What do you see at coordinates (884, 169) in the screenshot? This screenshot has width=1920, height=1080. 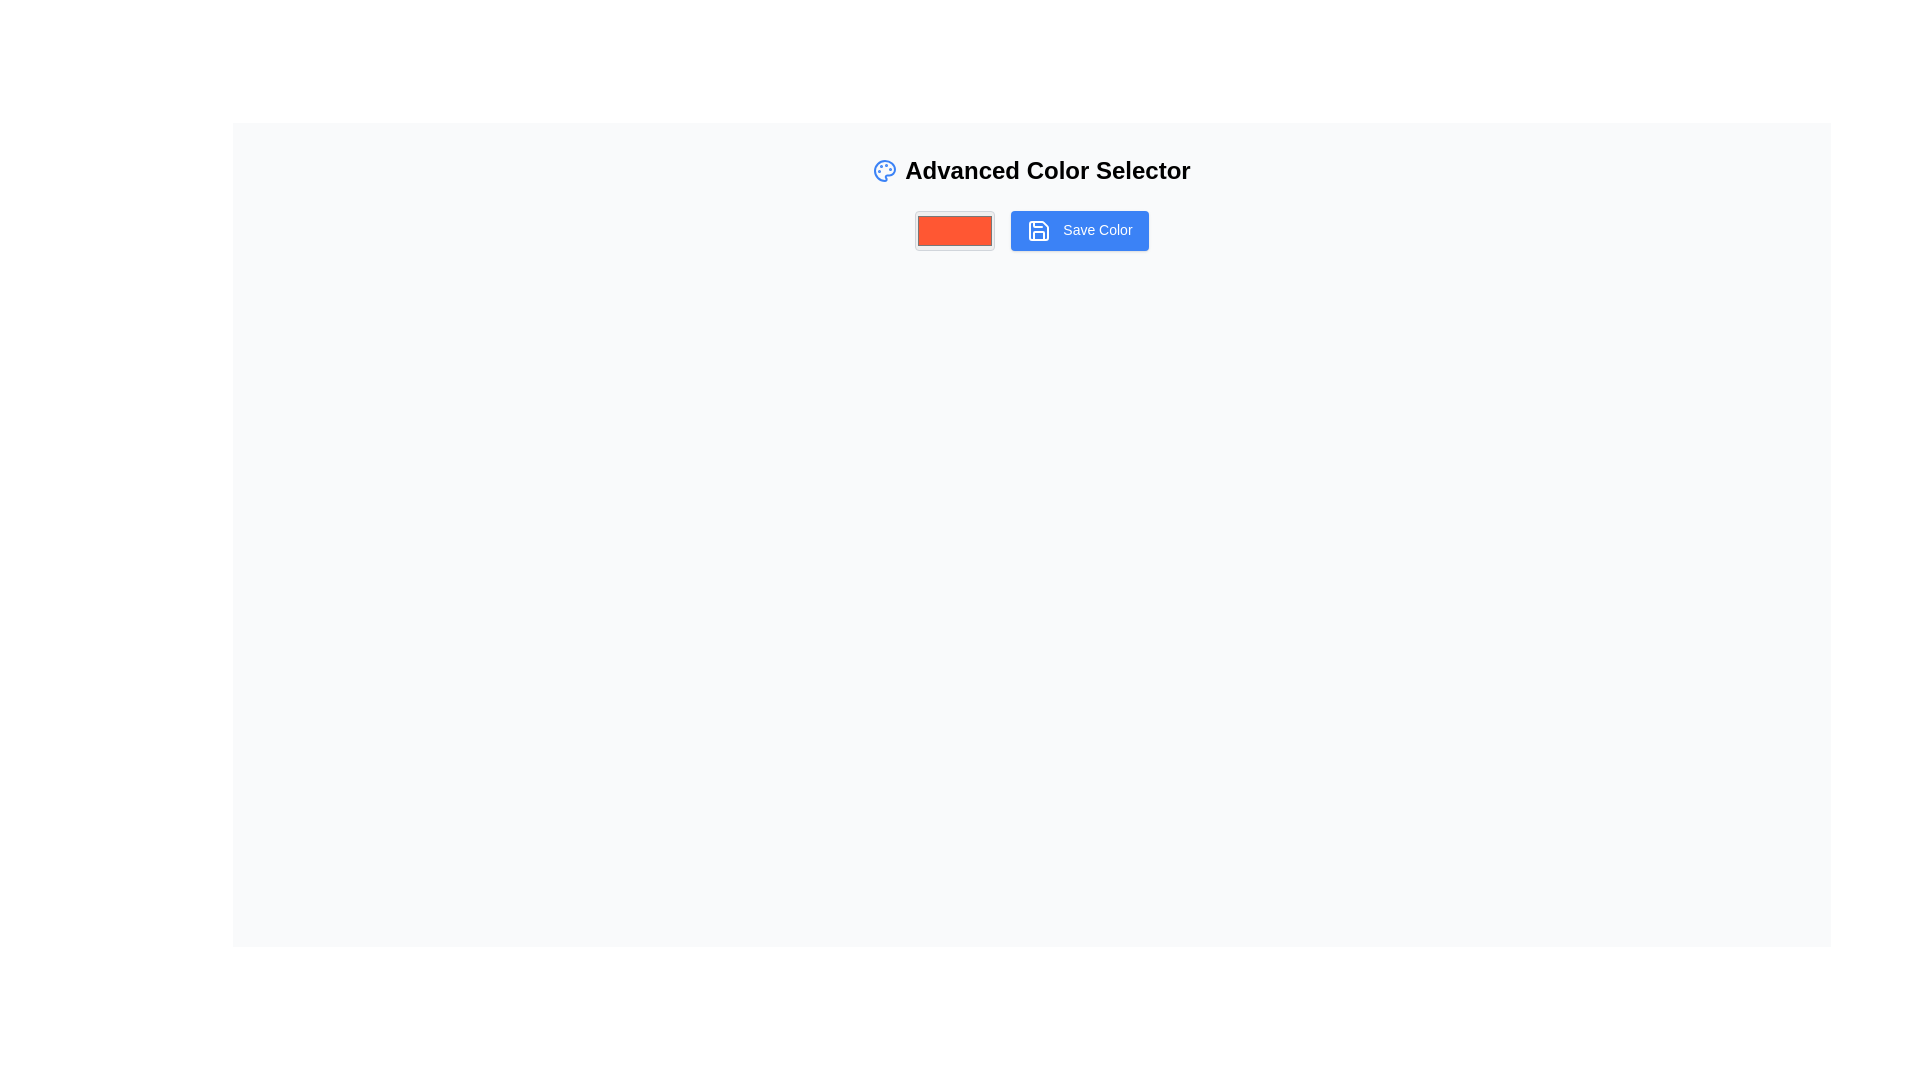 I see `the circular SVG shape icon representing a compact and stylized palette, located adjacent to the text 'Advanced Color Selector' and near the 'Save Color' button` at bounding box center [884, 169].